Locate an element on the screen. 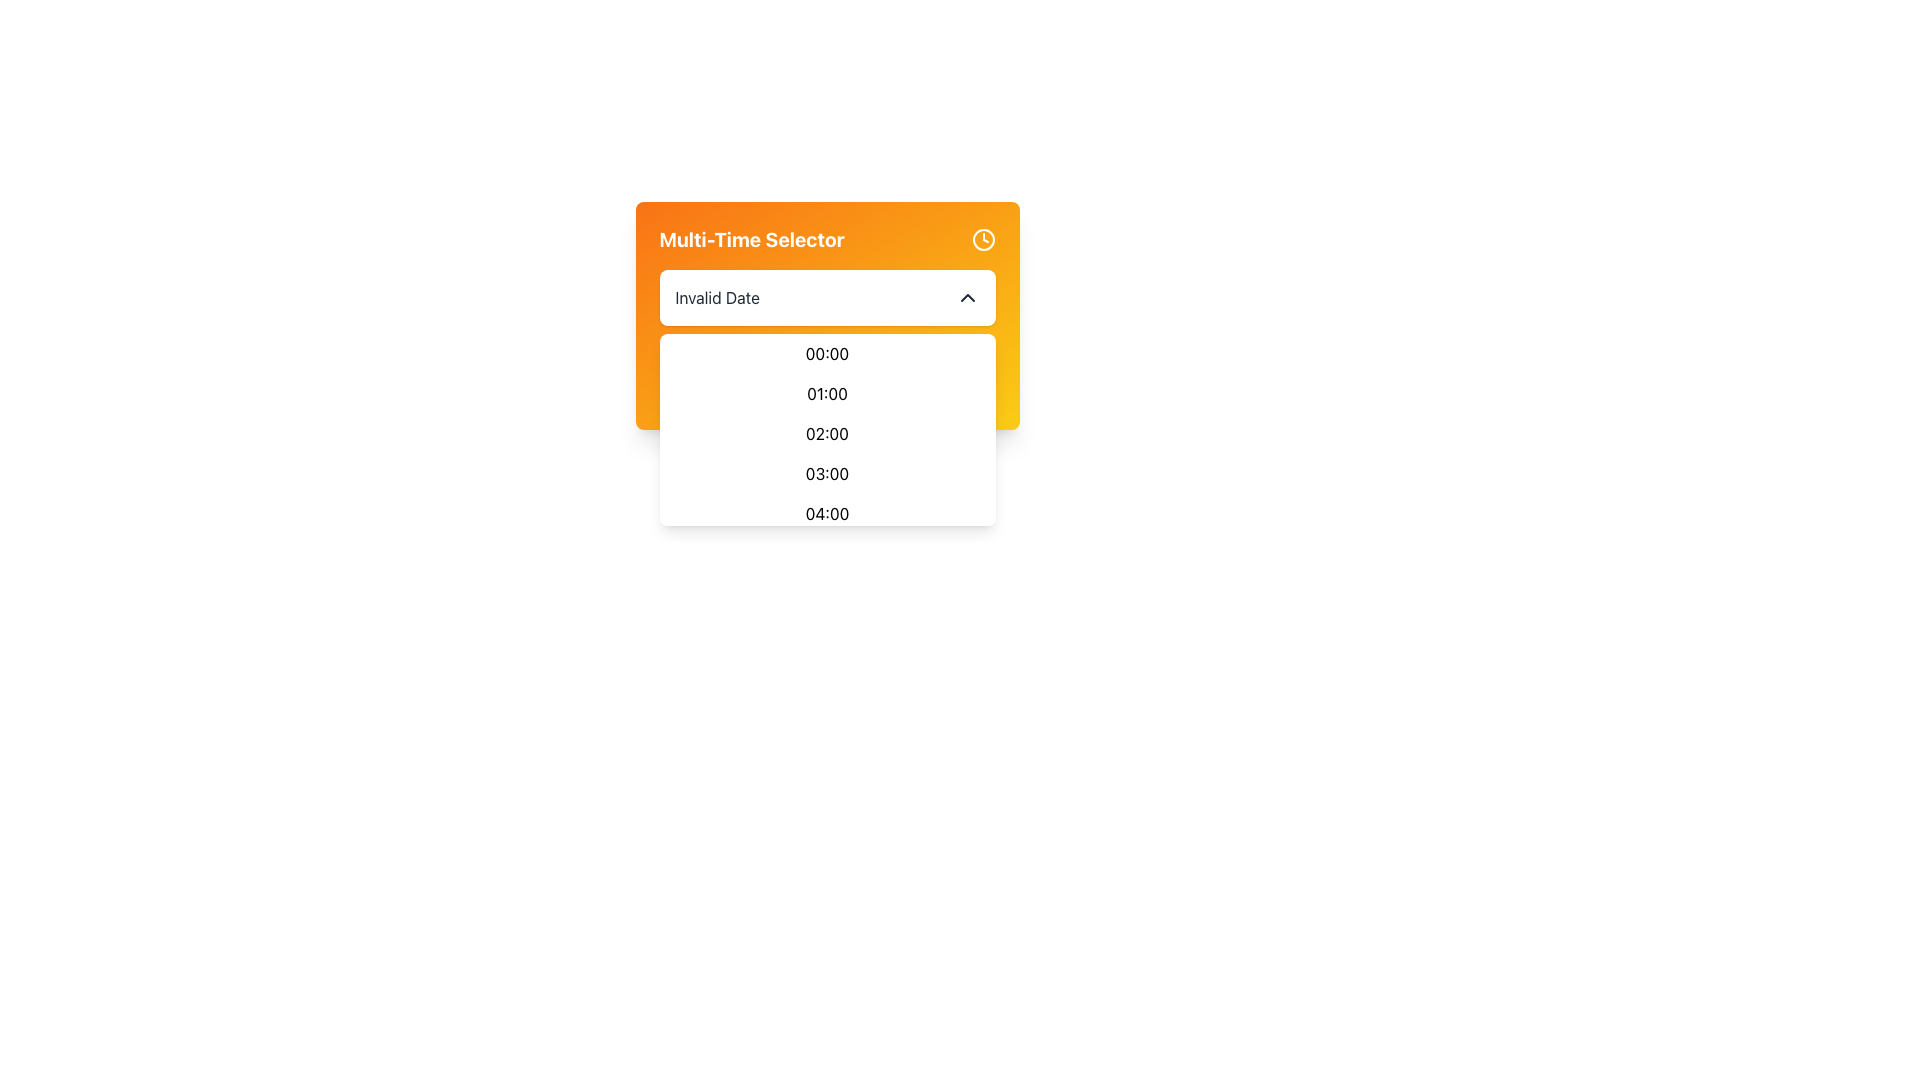 Image resolution: width=1920 pixels, height=1080 pixels. the time selection dropdown options below the 'Multi-Time Selector' header is located at coordinates (827, 436).